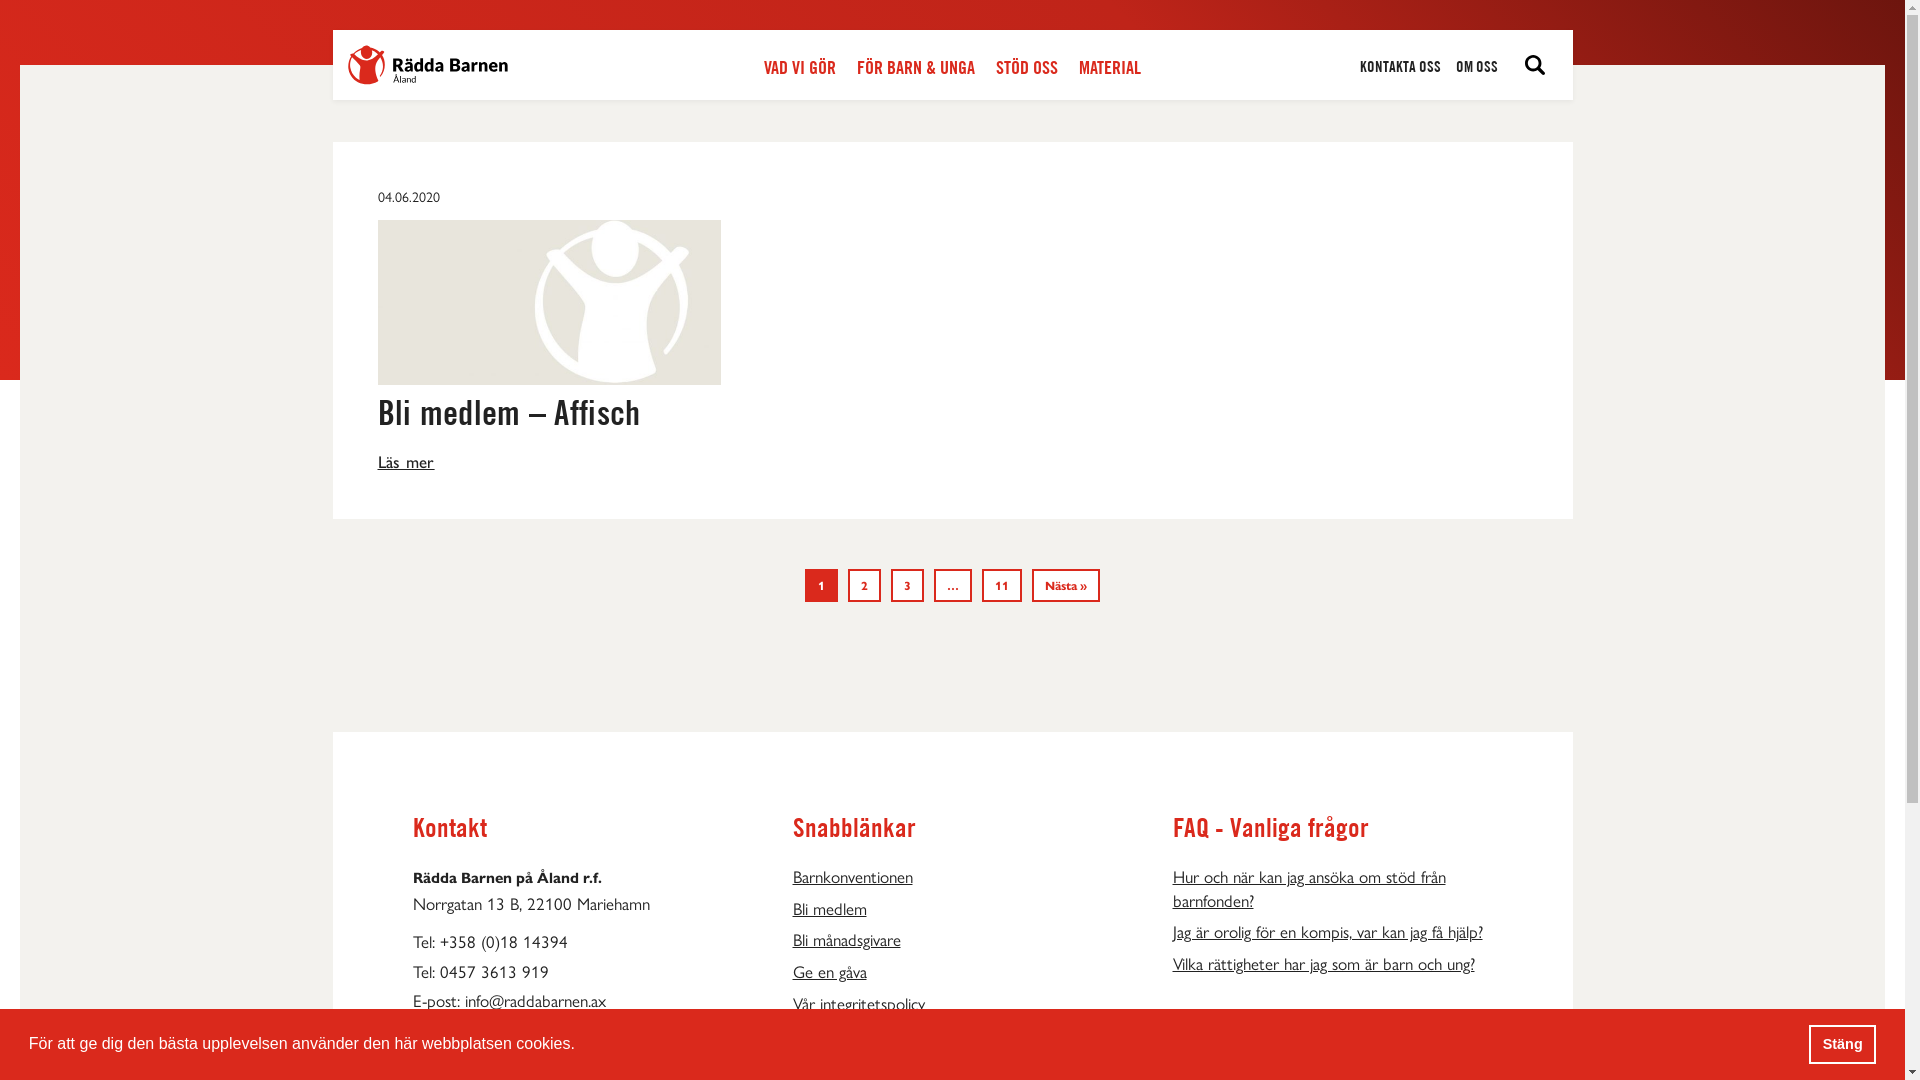 Image resolution: width=1920 pixels, height=1080 pixels. What do you see at coordinates (1477, 66) in the screenshot?
I see `'OM OSS'` at bounding box center [1477, 66].